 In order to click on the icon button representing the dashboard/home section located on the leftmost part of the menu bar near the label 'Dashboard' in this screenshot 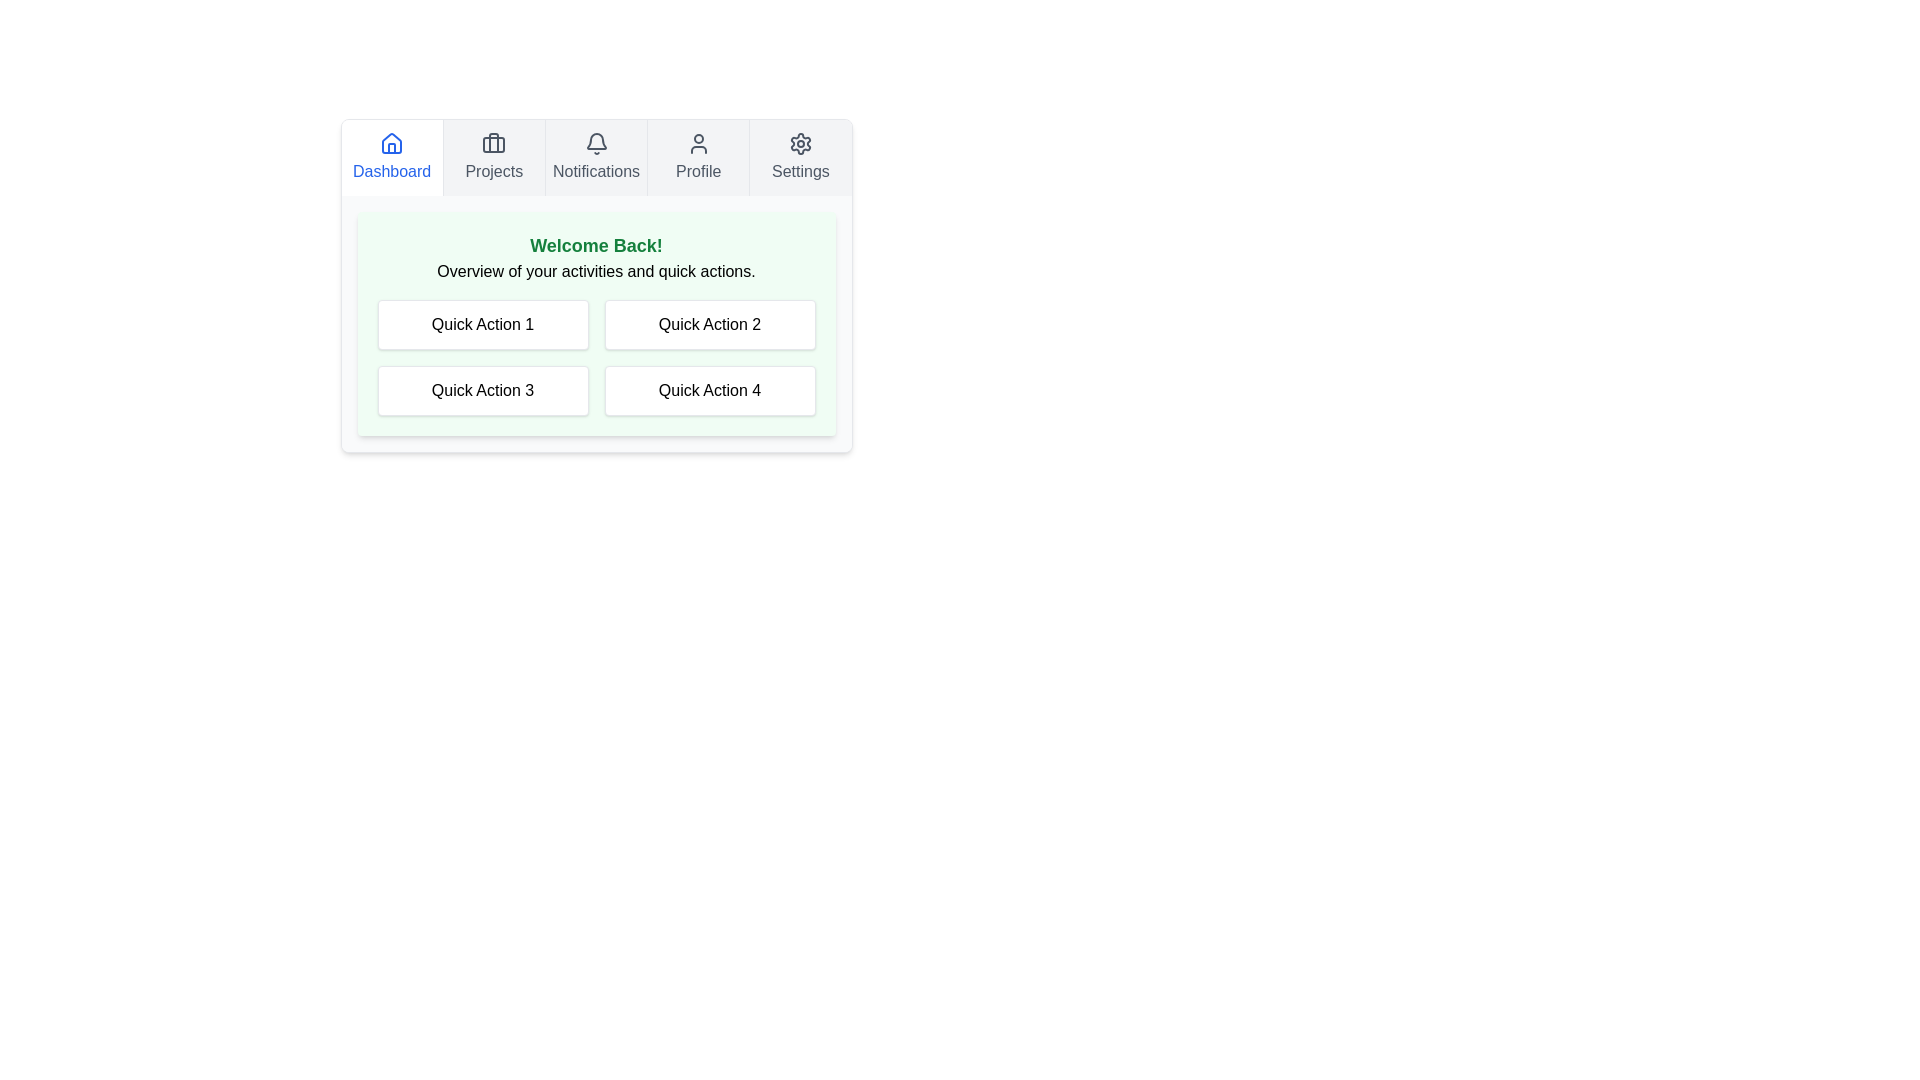, I will do `click(392, 142)`.